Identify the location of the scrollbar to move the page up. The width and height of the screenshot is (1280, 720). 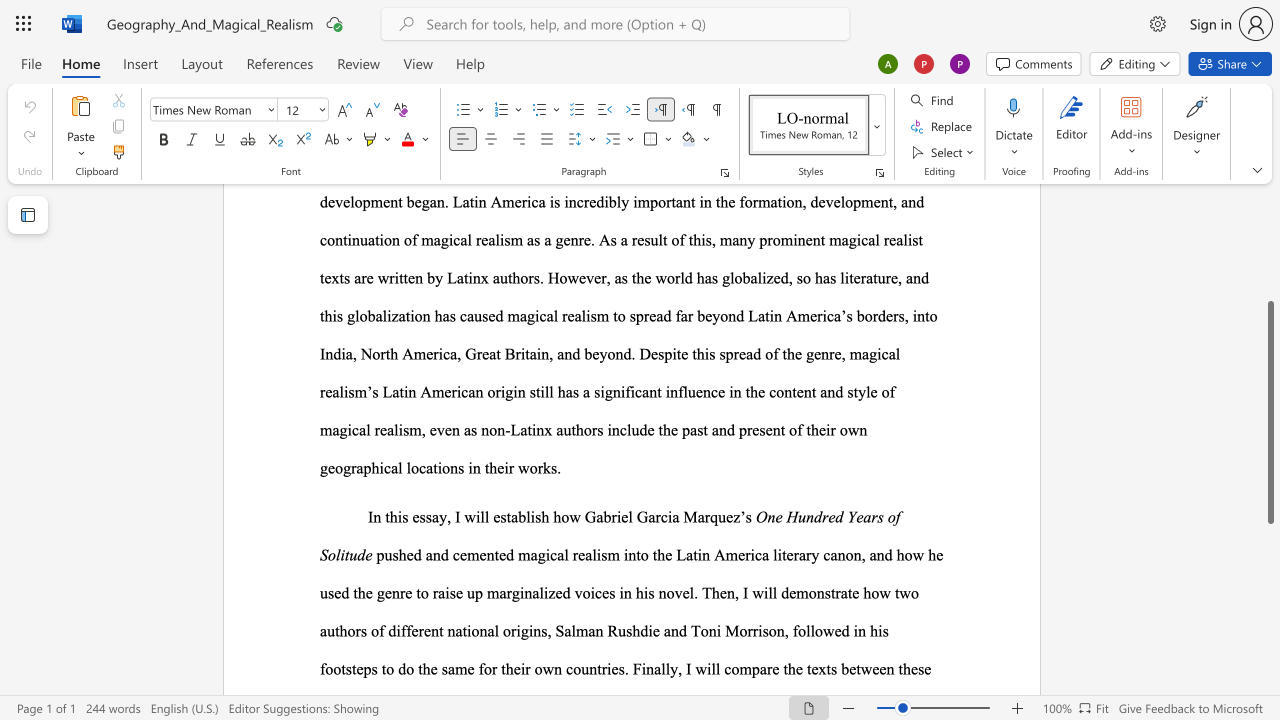
(1269, 238).